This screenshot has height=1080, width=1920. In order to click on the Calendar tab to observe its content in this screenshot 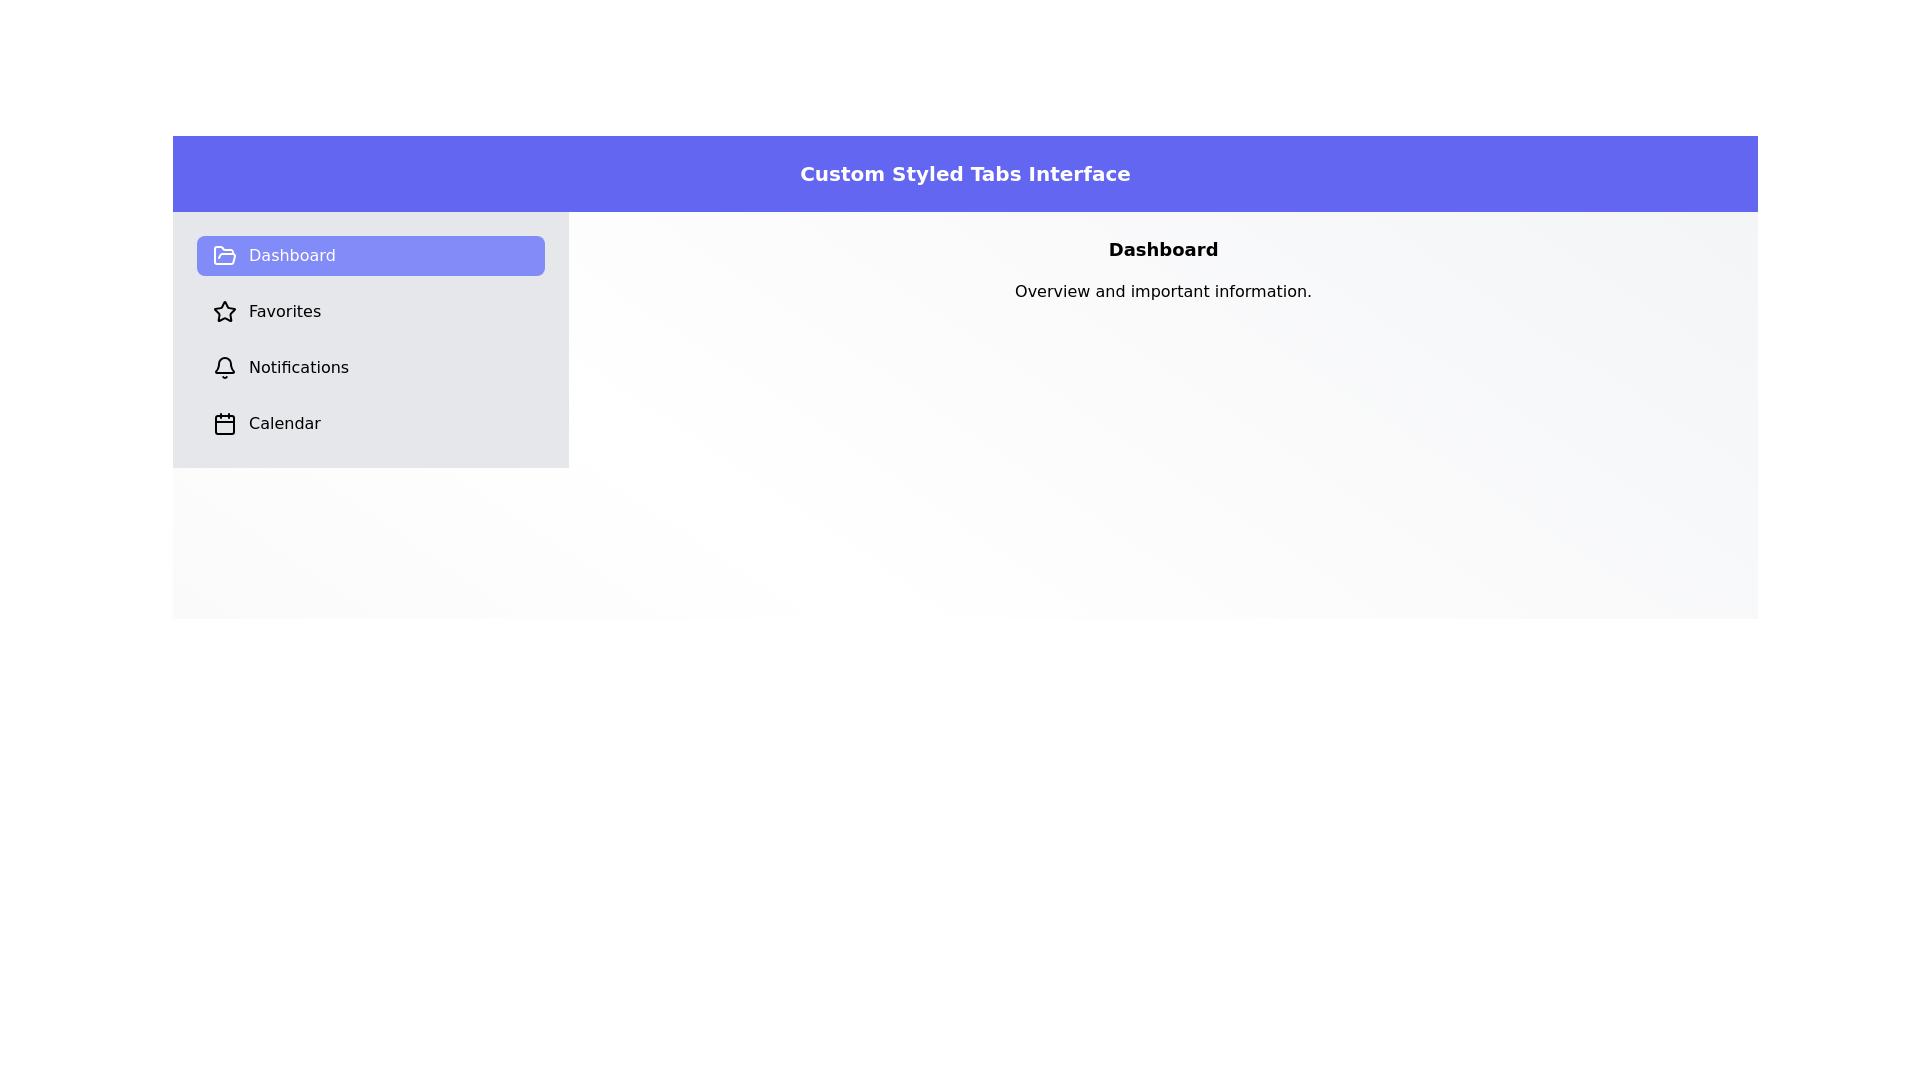, I will do `click(370, 423)`.